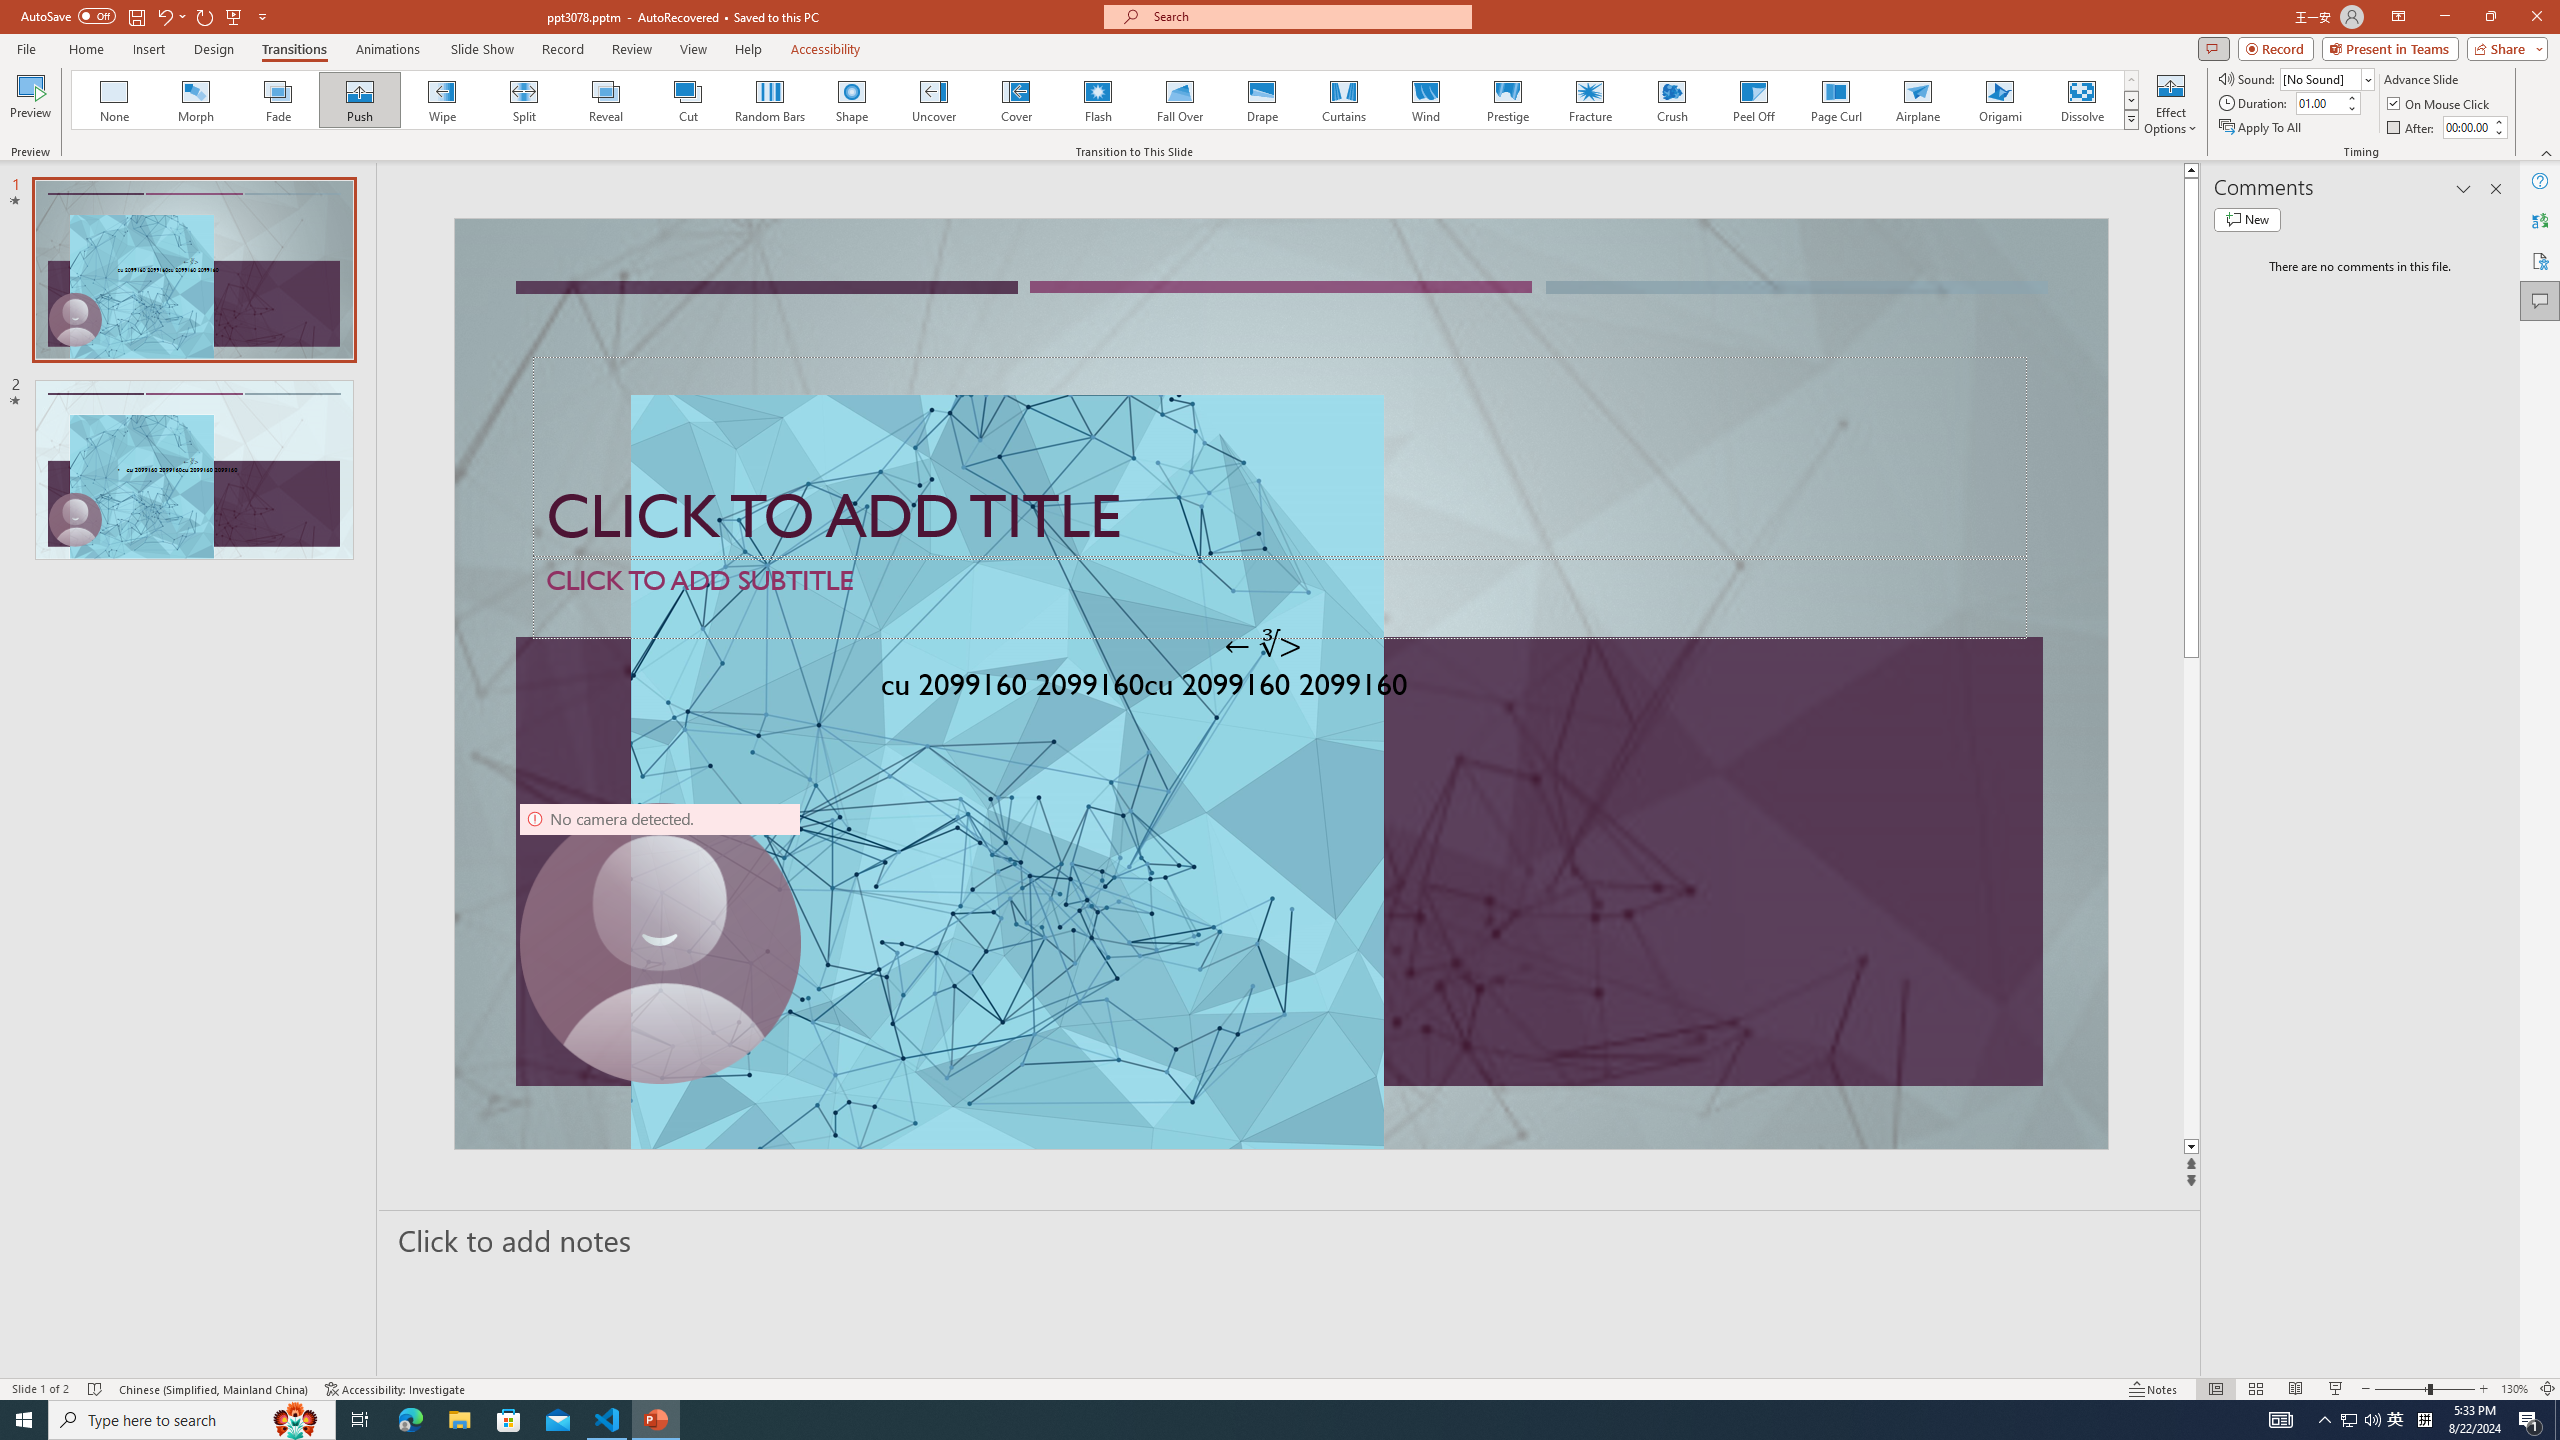 The height and width of the screenshot is (1440, 2560). I want to click on 'Curtains', so click(1344, 99).